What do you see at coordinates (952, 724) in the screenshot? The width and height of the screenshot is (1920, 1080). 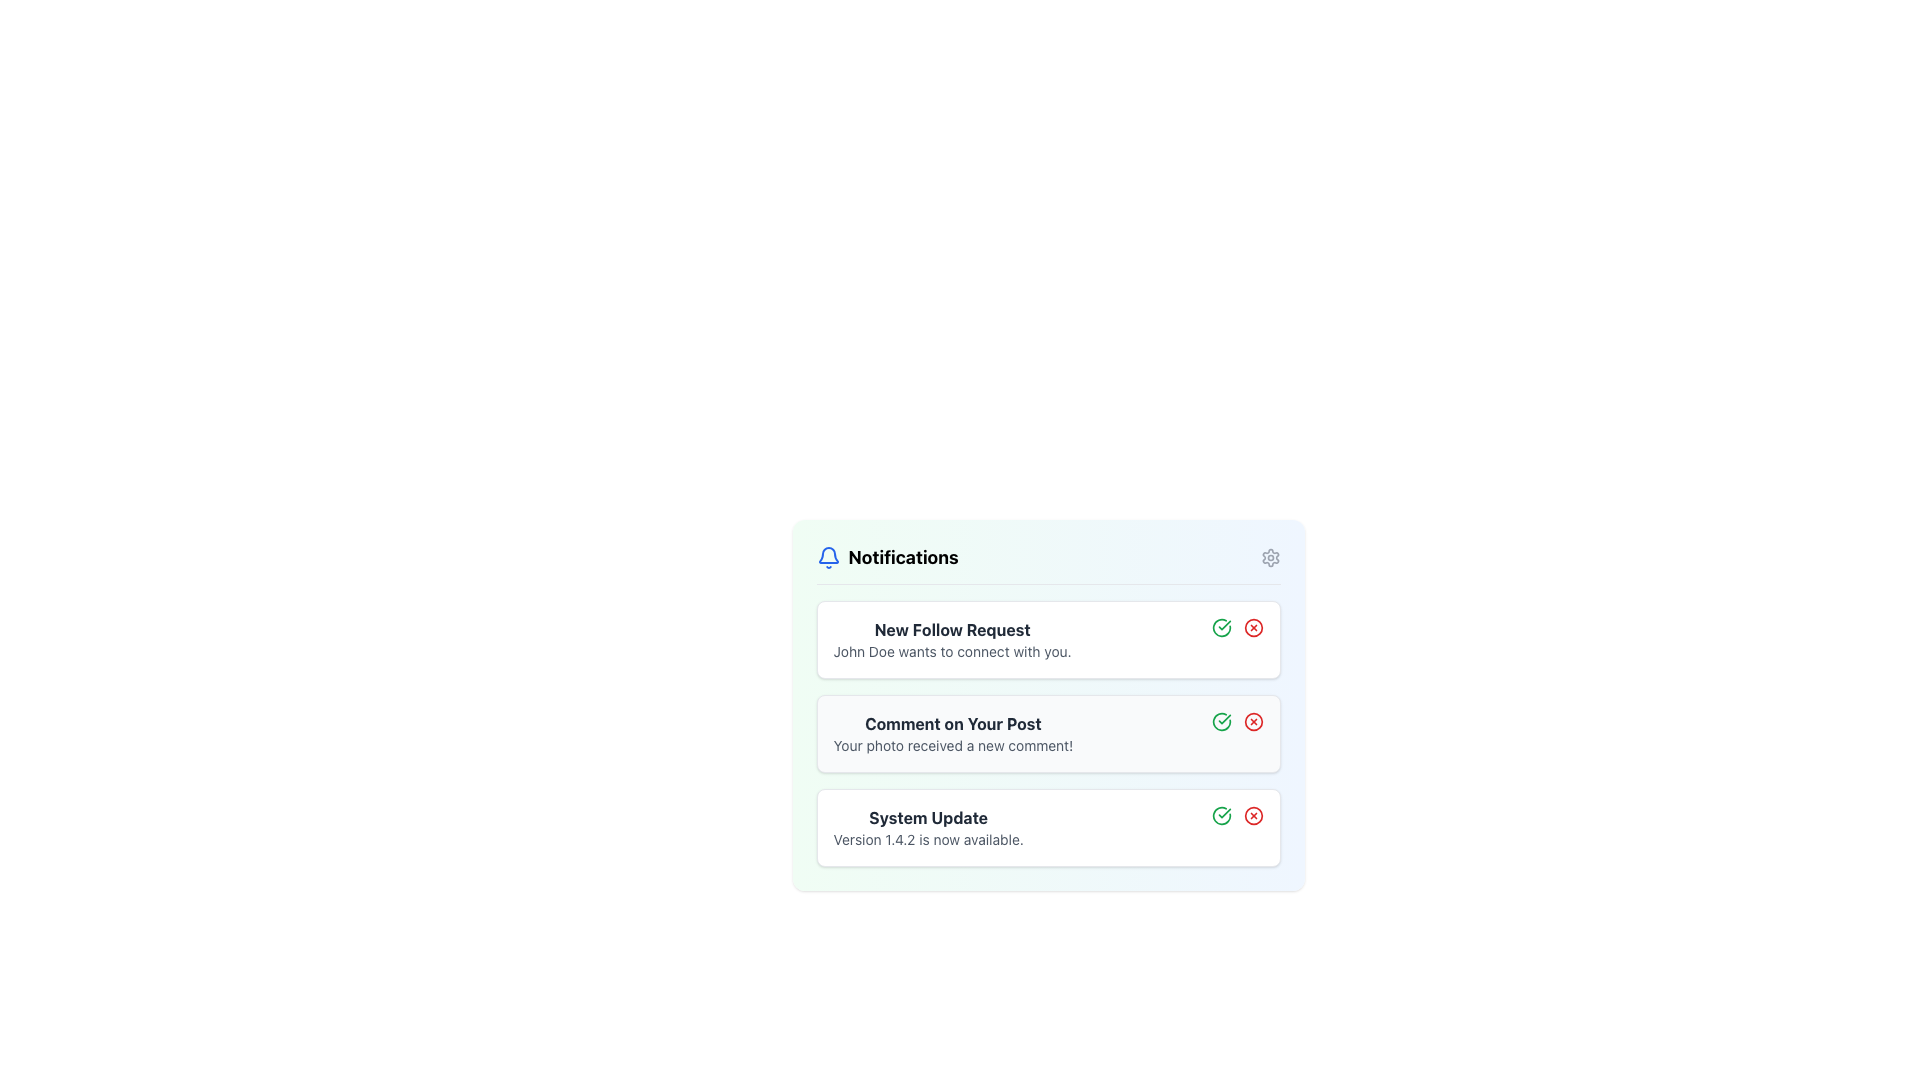 I see `the Text Label that serves as the title of the notification, positioned above the text 'Your photo received a new comment!' within the notification card` at bounding box center [952, 724].